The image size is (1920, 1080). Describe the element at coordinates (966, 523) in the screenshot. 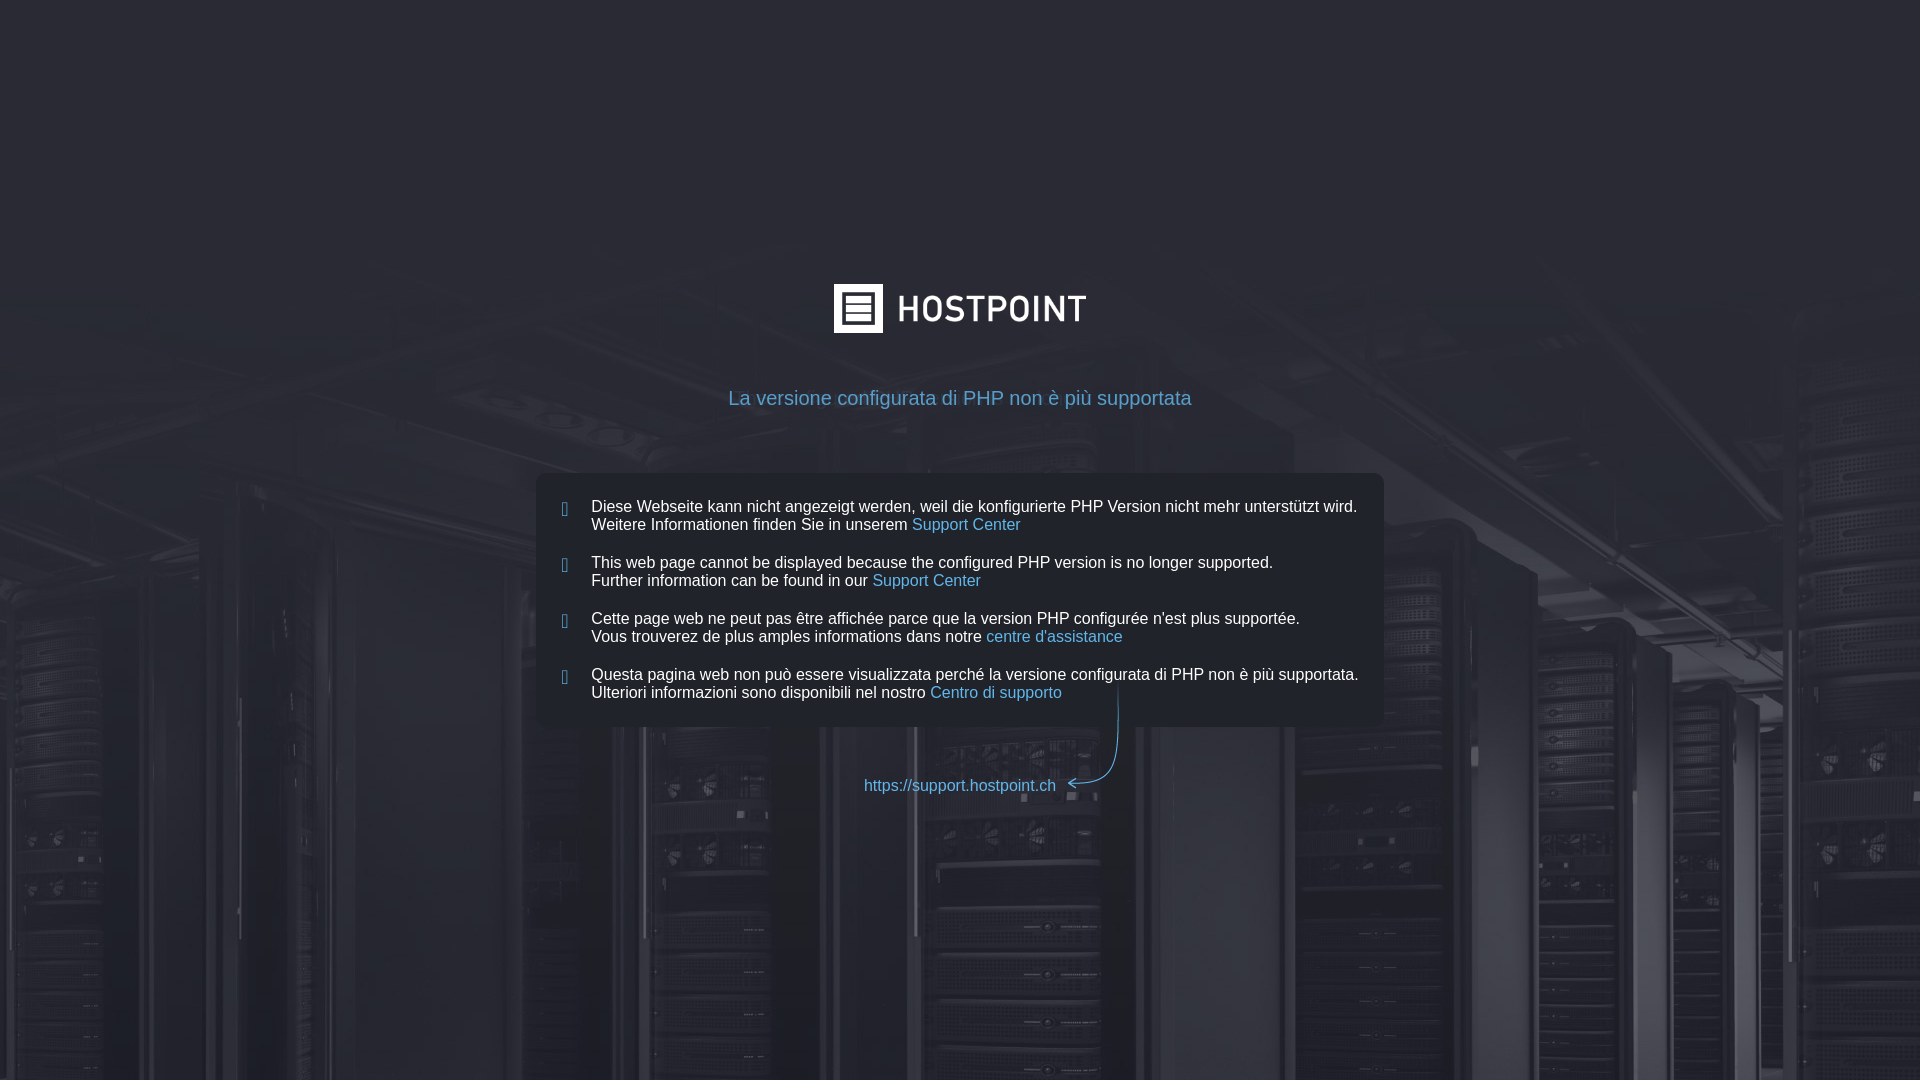

I see `'Support Center'` at that location.